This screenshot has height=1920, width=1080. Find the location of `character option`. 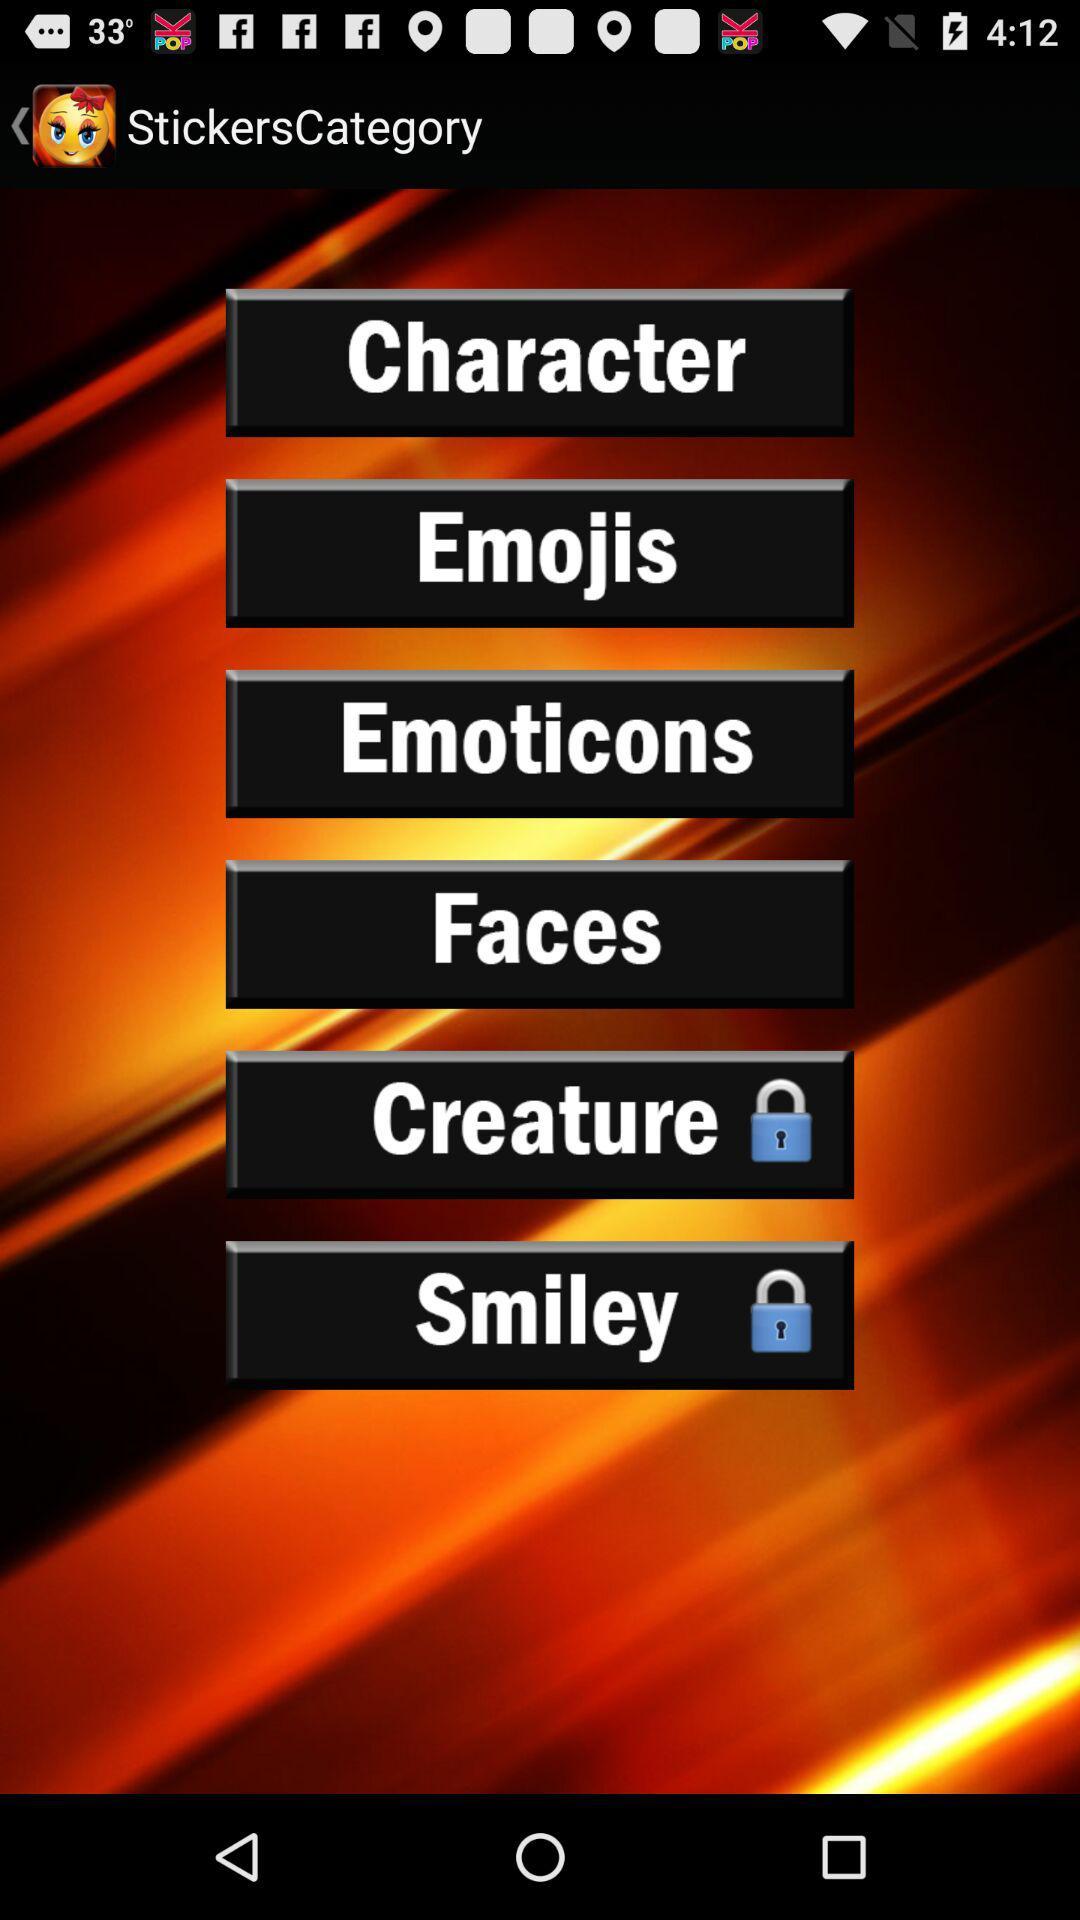

character option is located at coordinates (540, 363).